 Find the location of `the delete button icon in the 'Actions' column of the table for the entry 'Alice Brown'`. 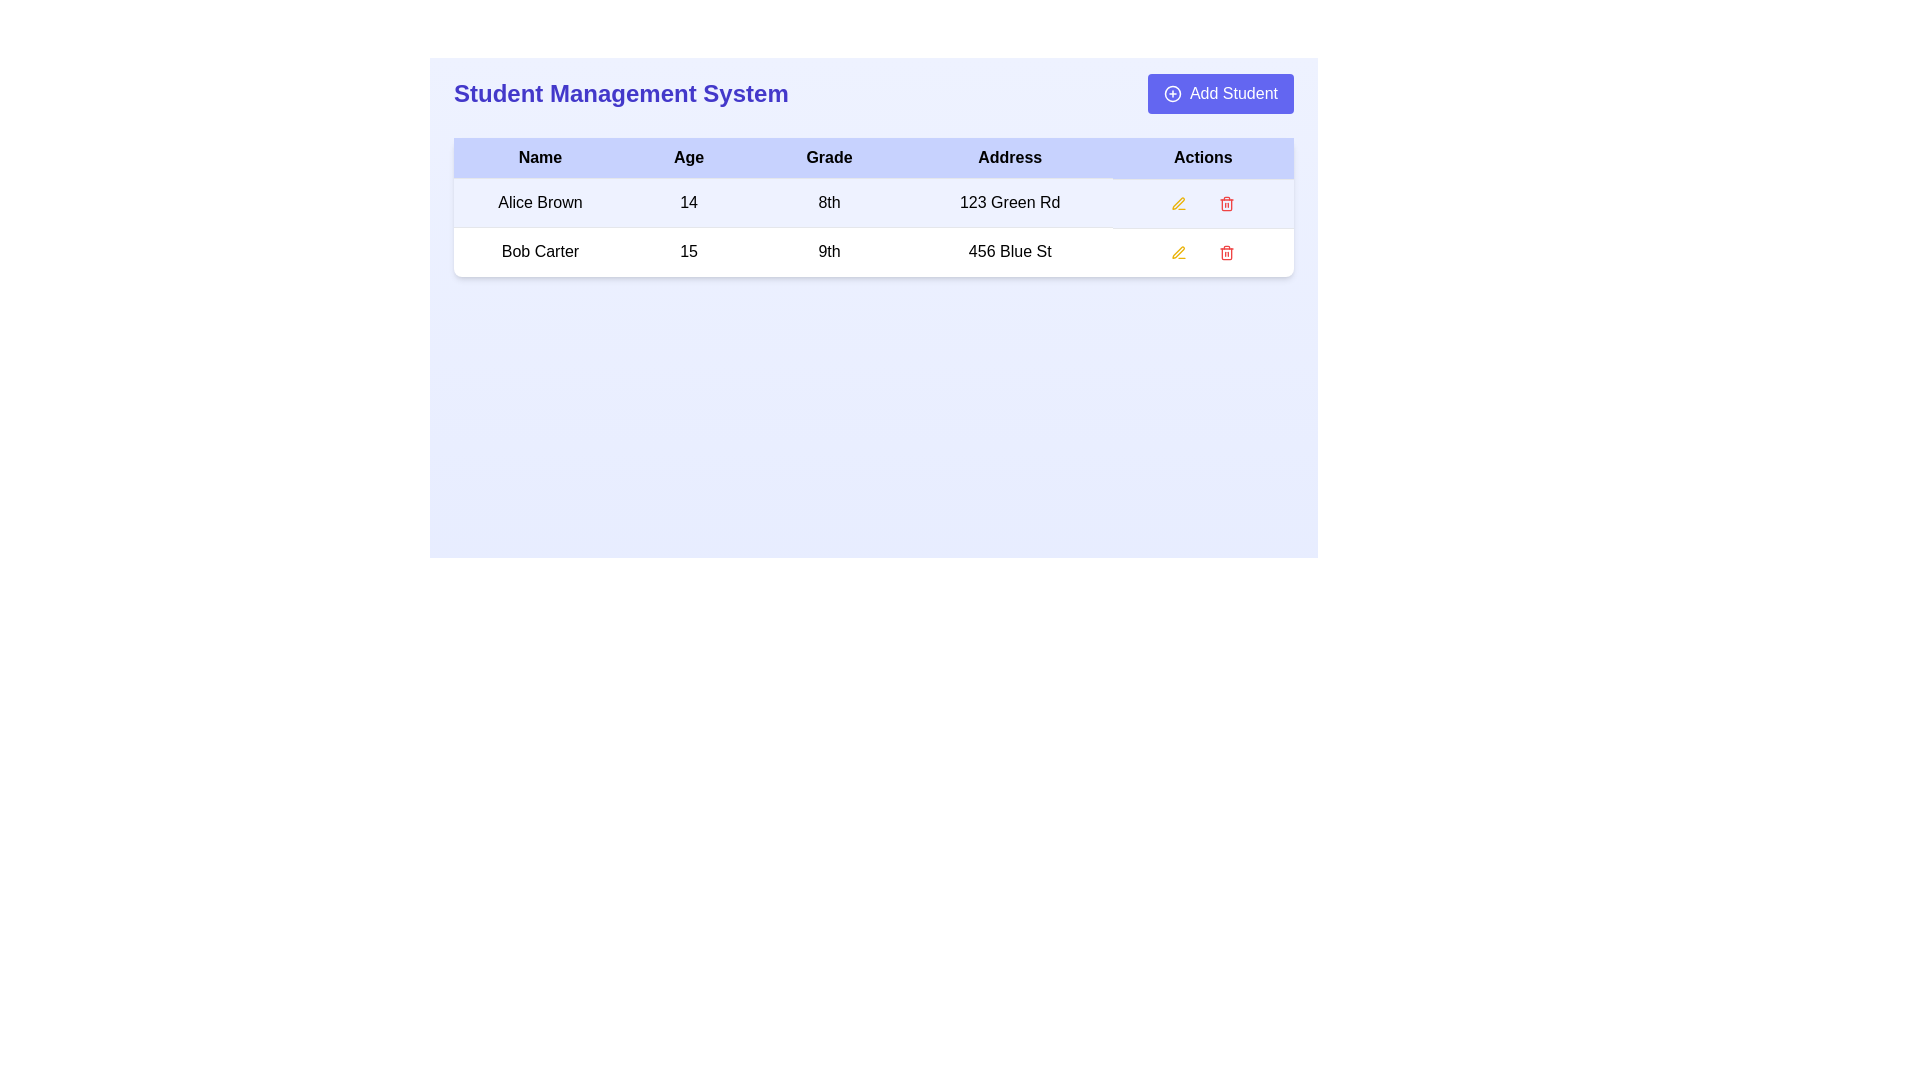

the delete button icon in the 'Actions' column of the table for the entry 'Alice Brown' is located at coordinates (1226, 203).